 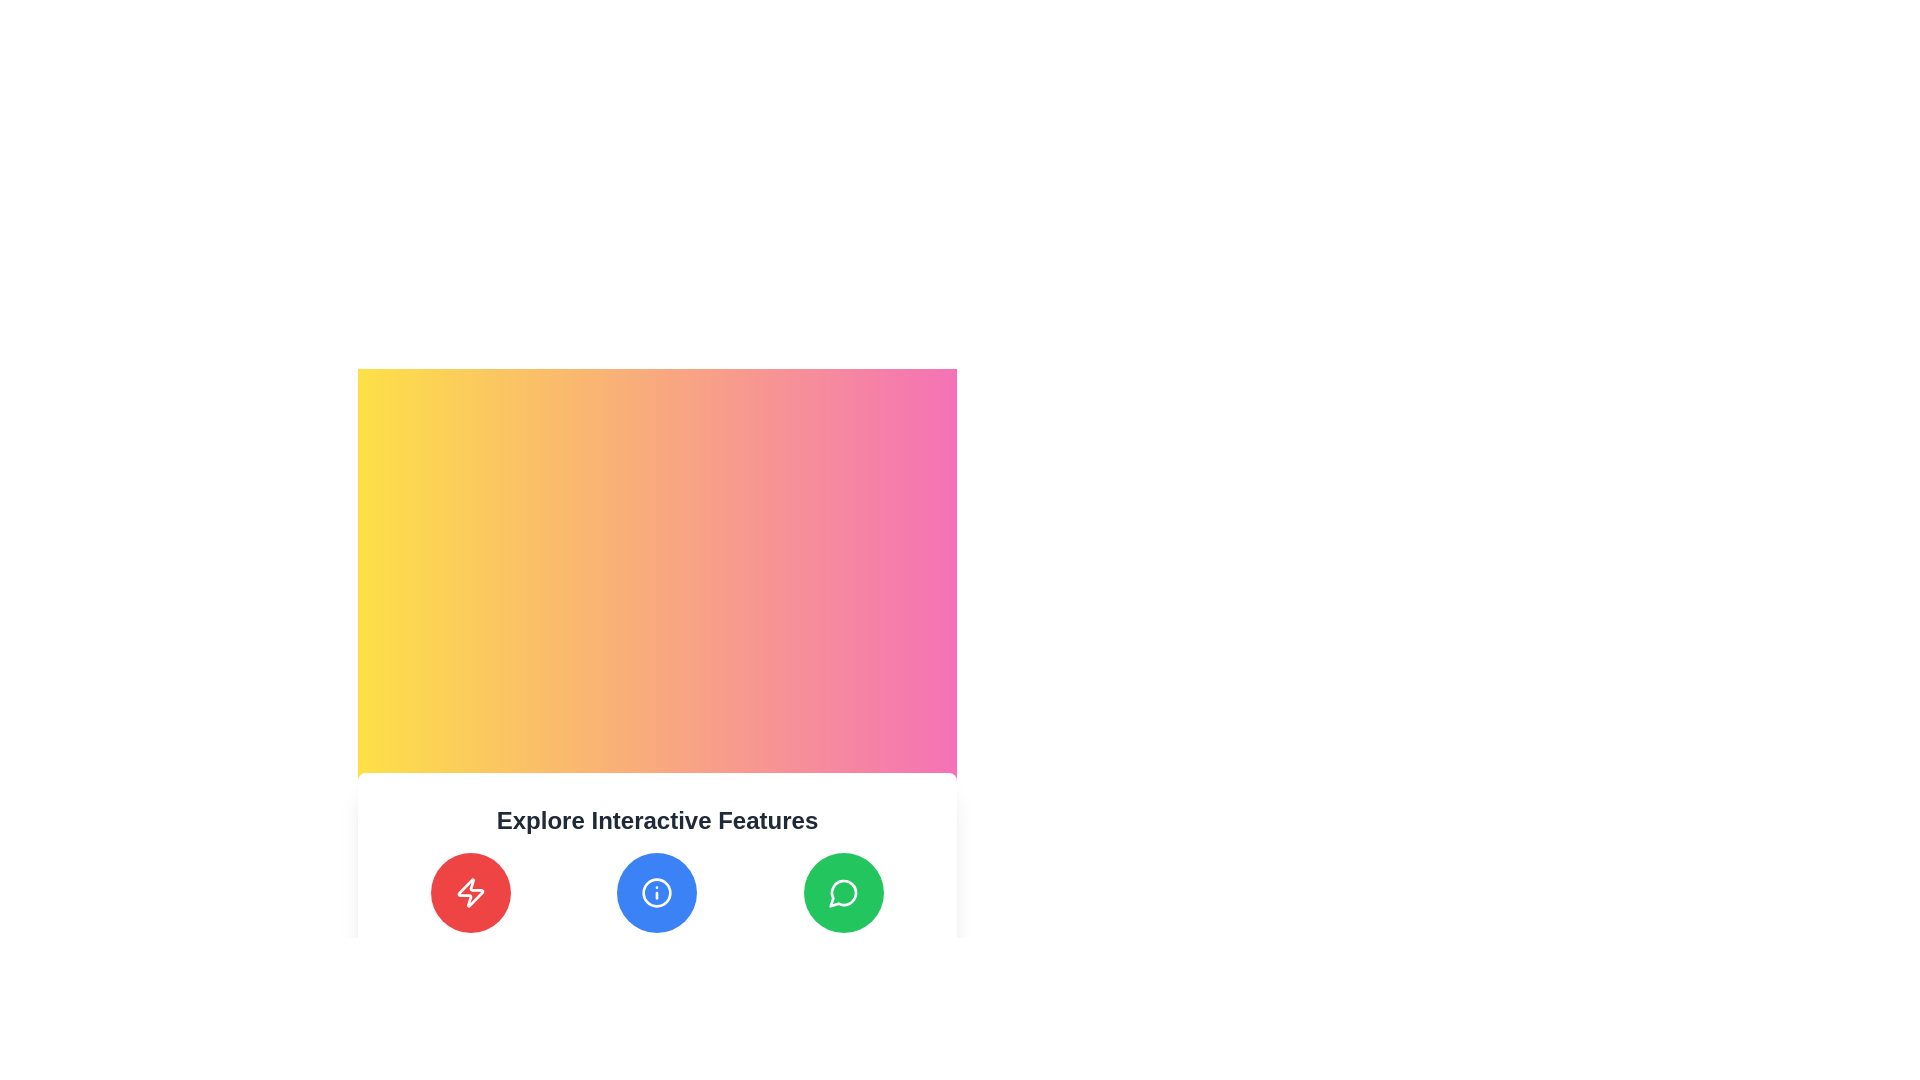 I want to click on the white lightning bolt icon located in the lower-left corner of the red circular button under the label 'Explore Interactive Features', so click(x=470, y=892).